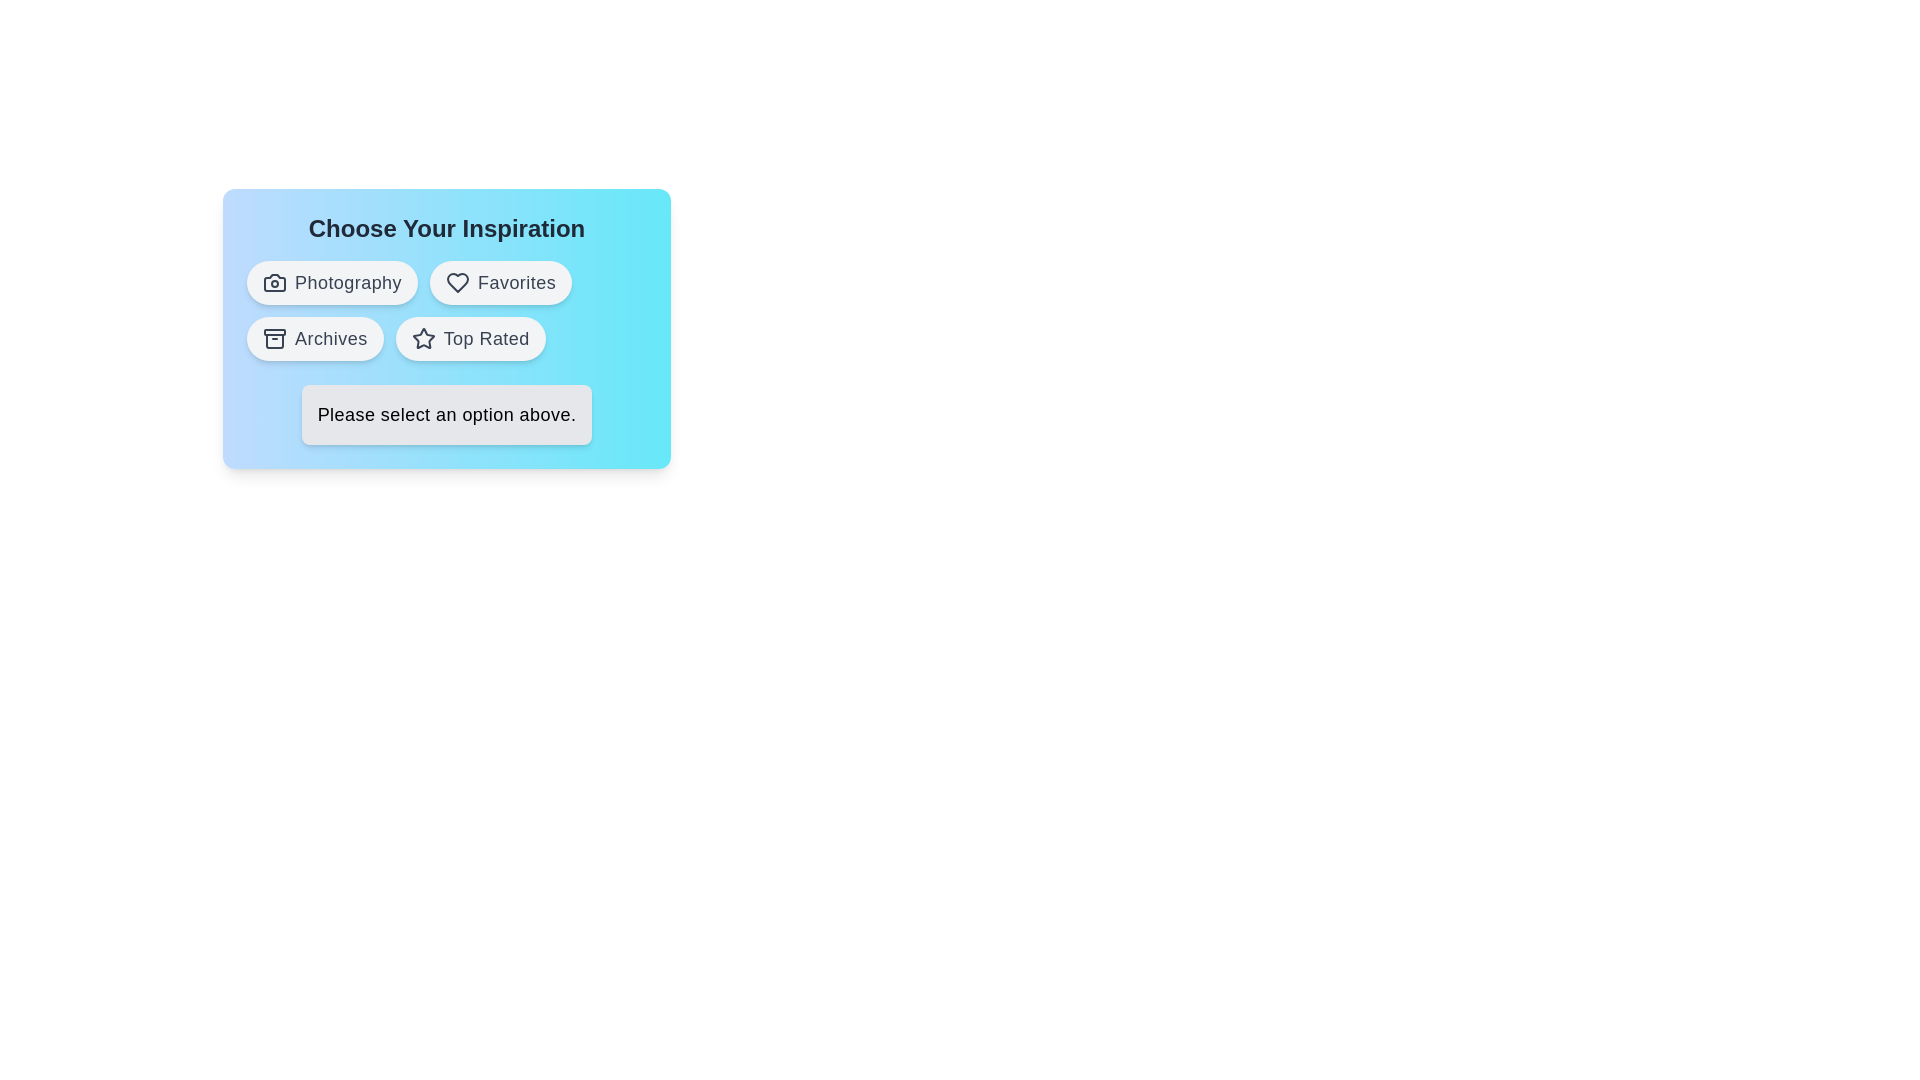 The image size is (1920, 1080). What do you see at coordinates (273, 340) in the screenshot?
I see `the 'Archives' button, which is visually represented by an icon indicating archiving or storage, located in the bottom-left part of the top button row within the 'Choose Your Inspiration' category` at bounding box center [273, 340].